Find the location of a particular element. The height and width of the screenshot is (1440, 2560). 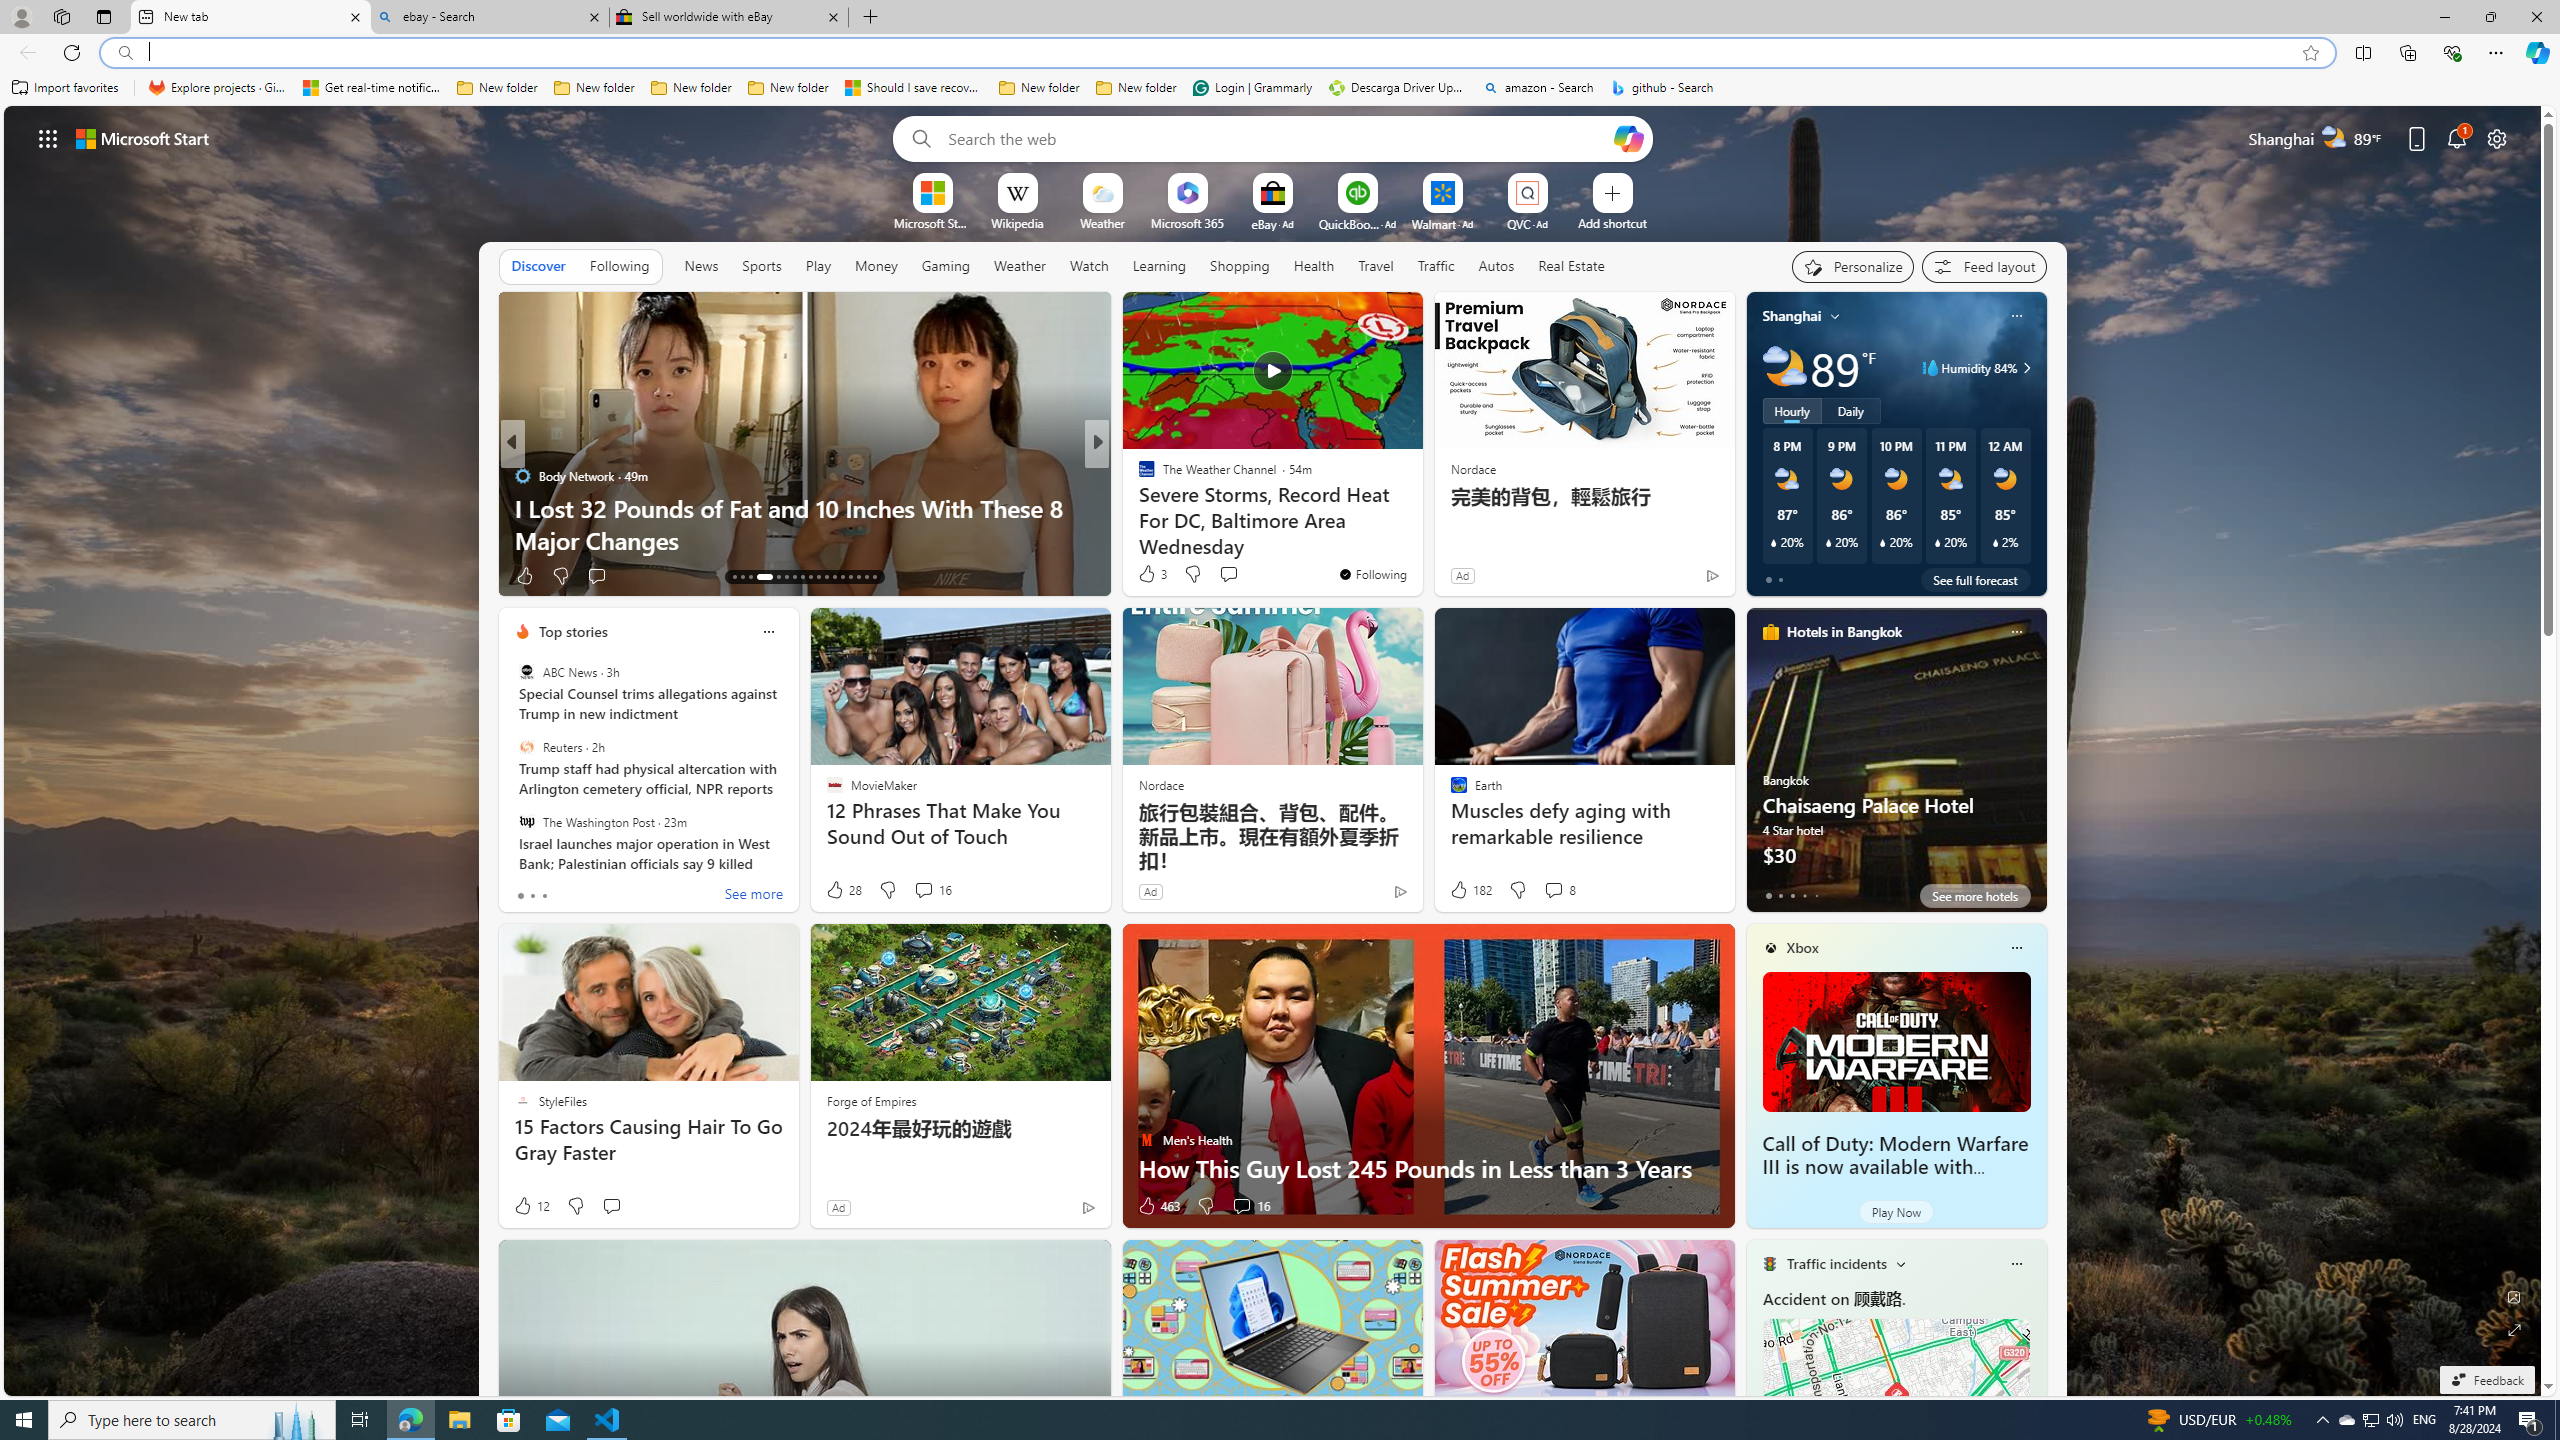

'Real Estate' is located at coordinates (1570, 264).